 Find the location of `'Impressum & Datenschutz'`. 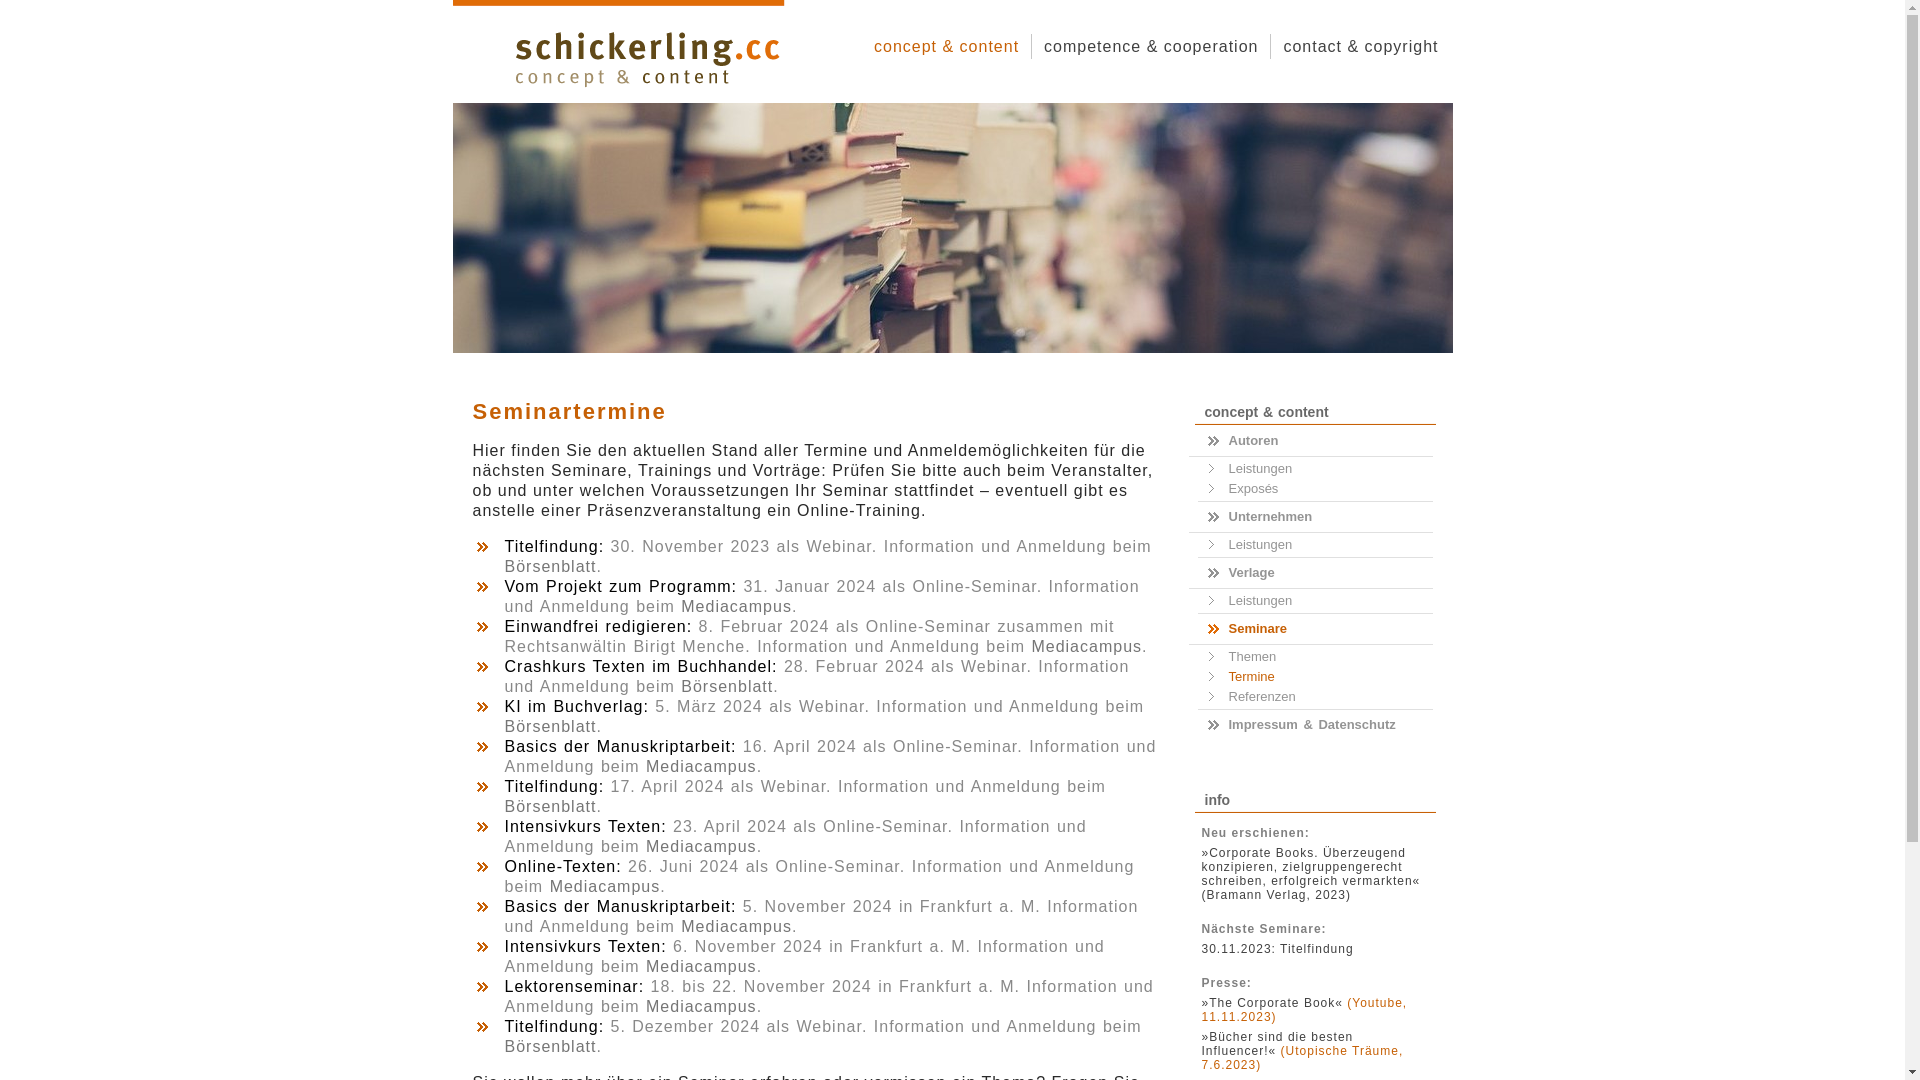

'Impressum & Datenschutz' is located at coordinates (1315, 725).